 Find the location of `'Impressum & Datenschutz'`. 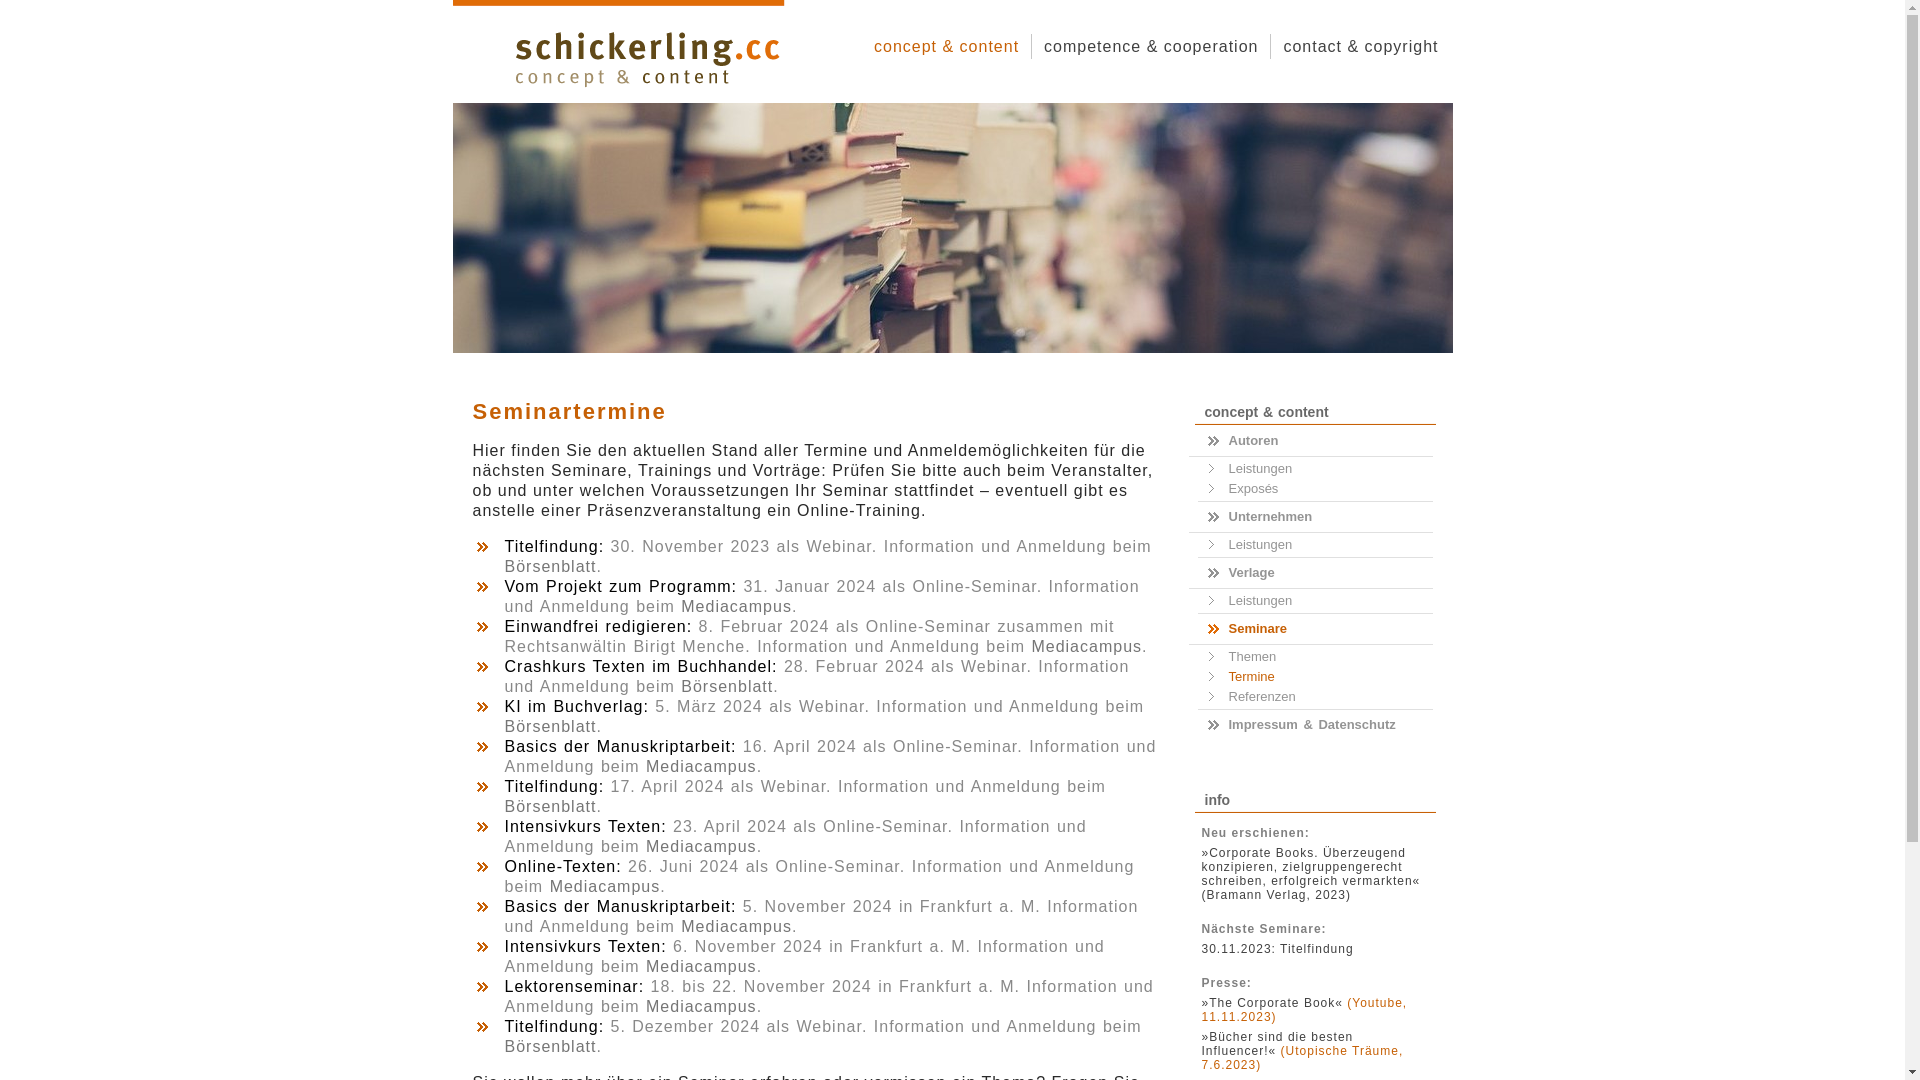

'Impressum & Datenschutz' is located at coordinates (1315, 725).